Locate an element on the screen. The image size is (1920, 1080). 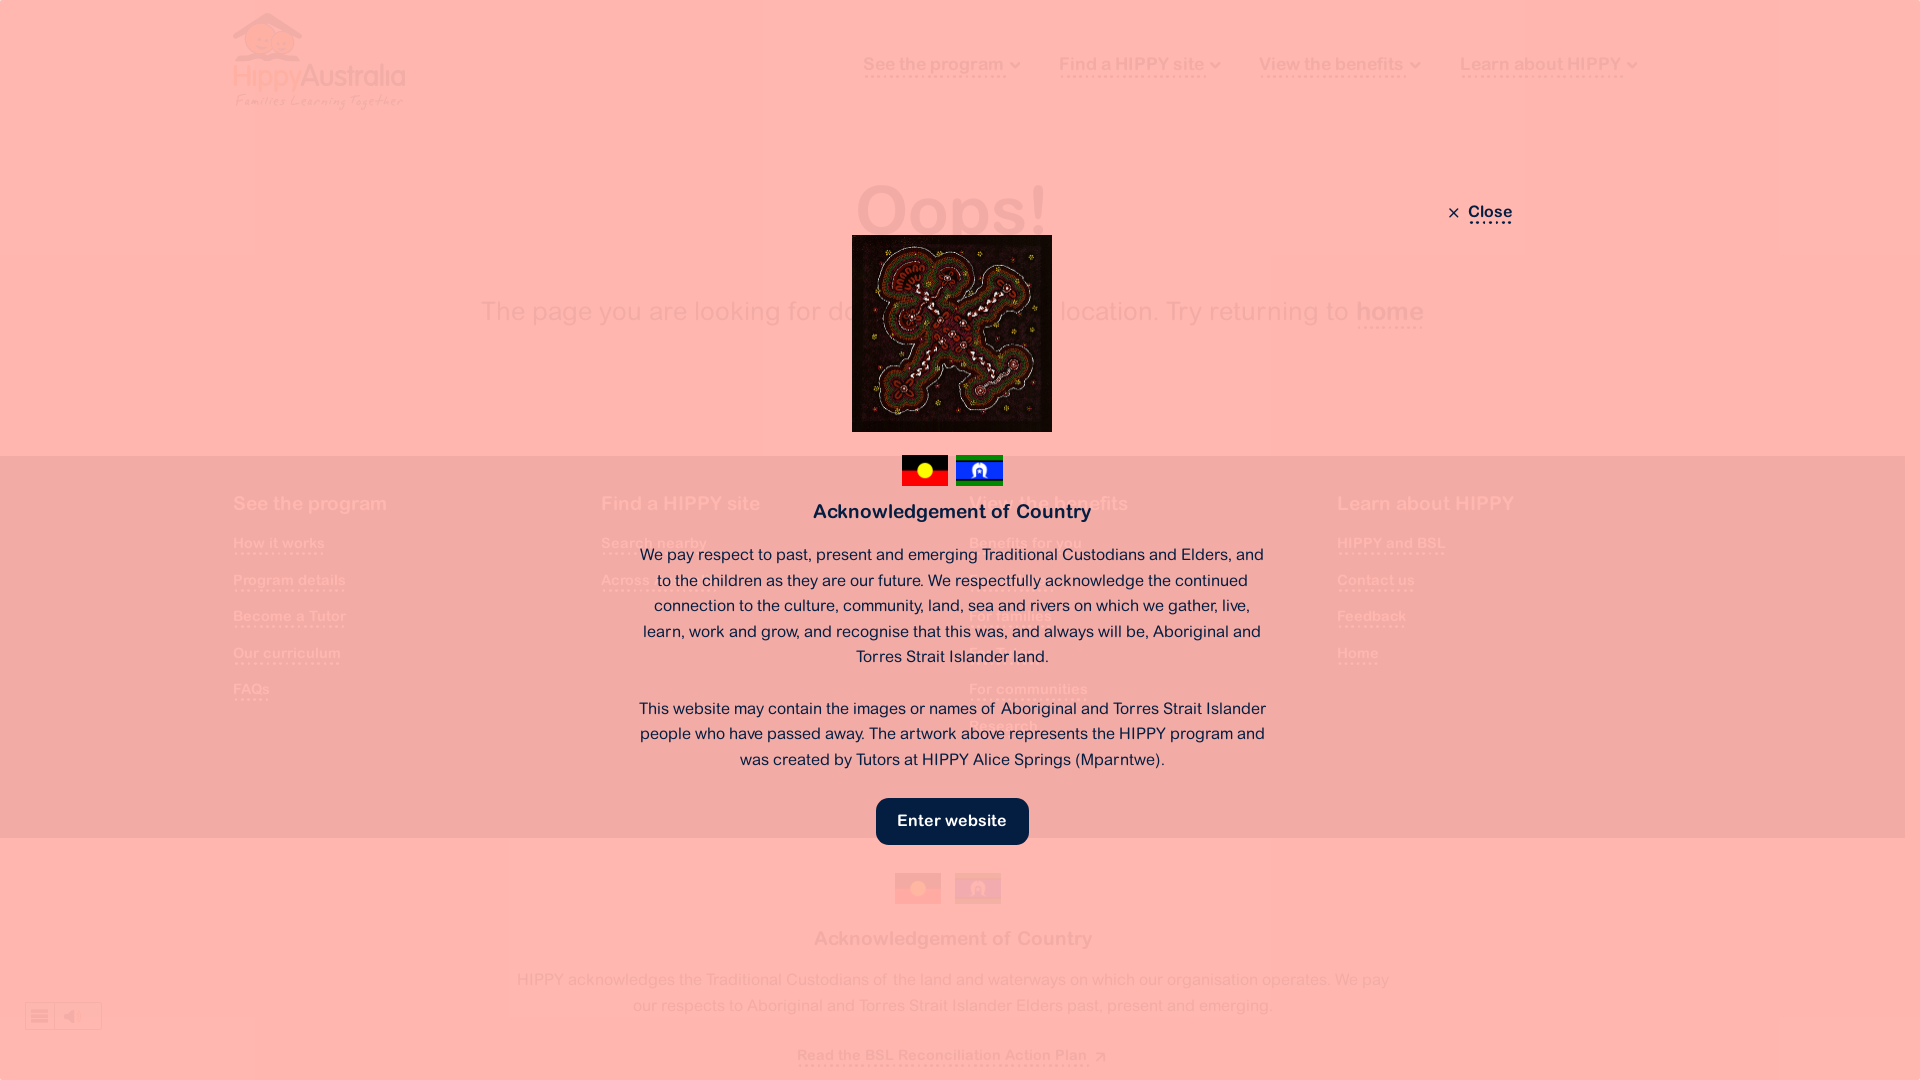
'For families' is located at coordinates (968, 616).